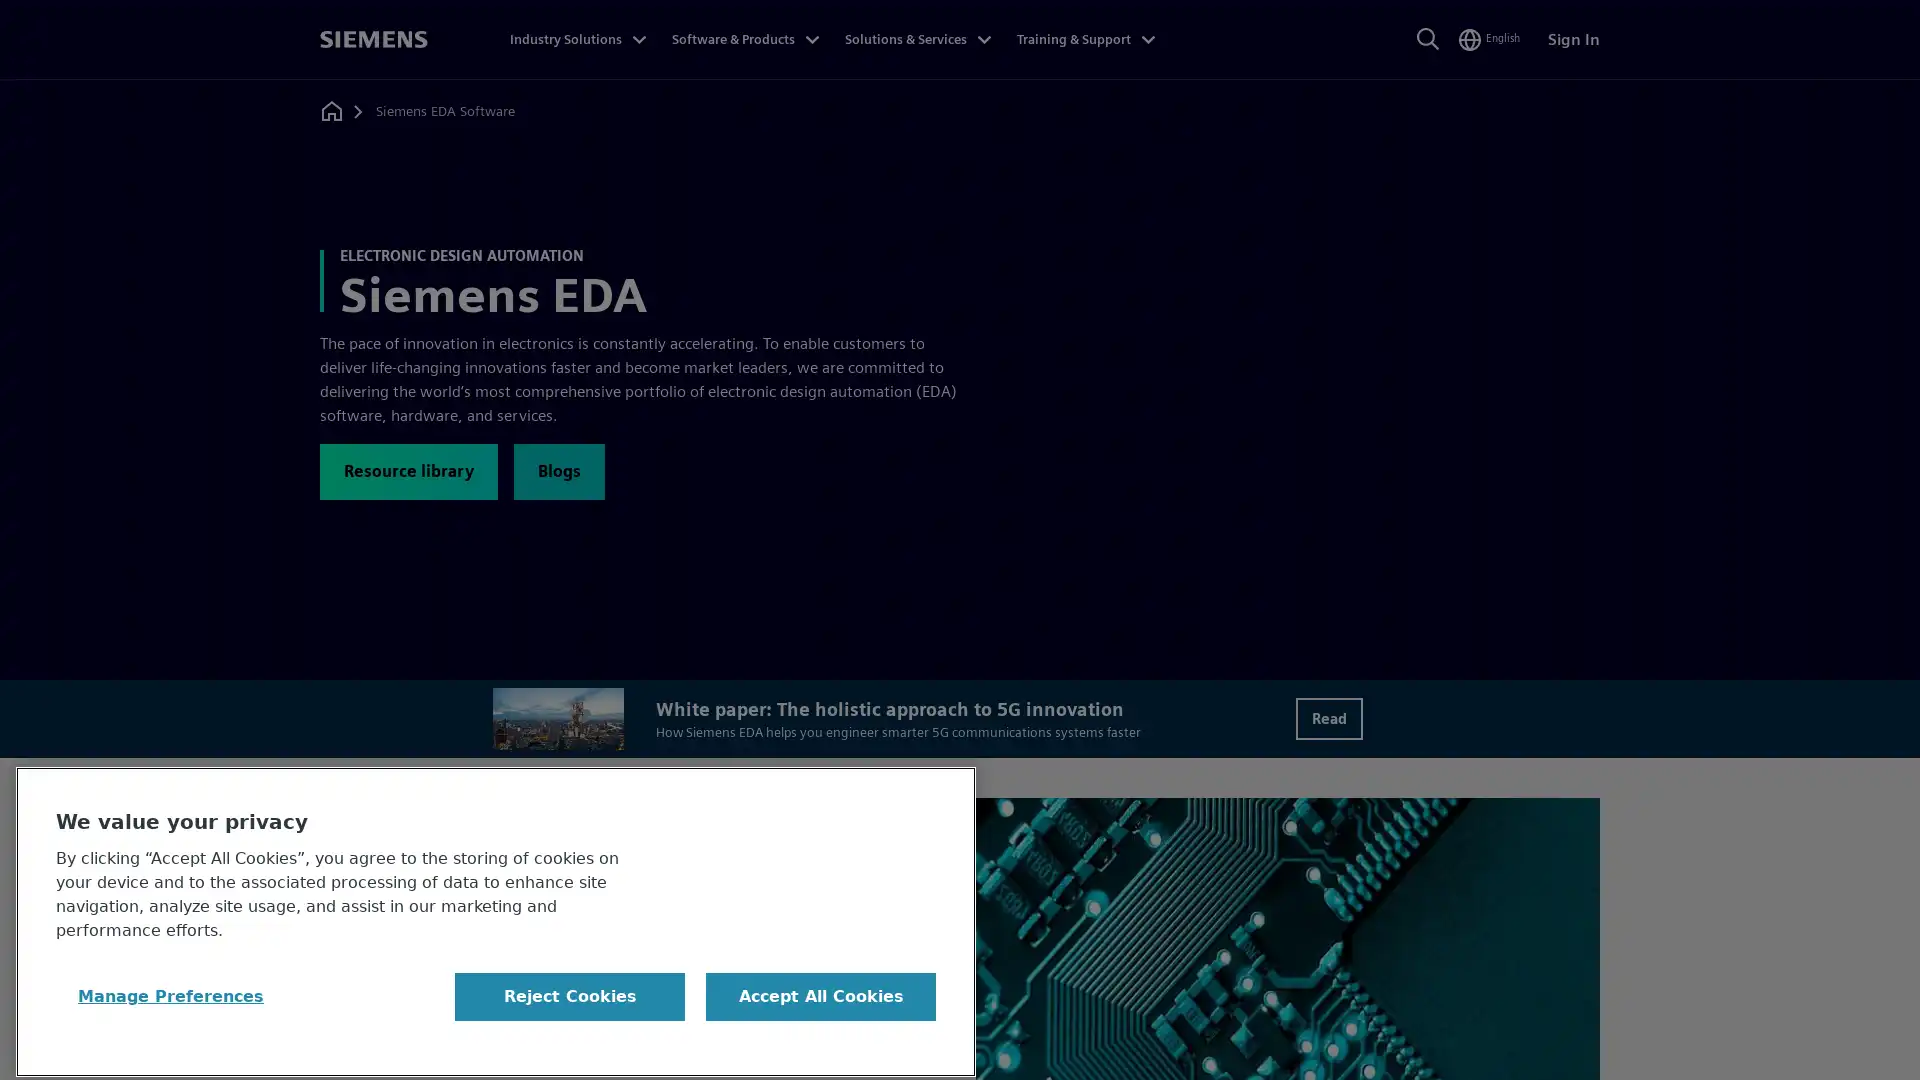  What do you see at coordinates (407, 471) in the screenshot?
I see `Resource library` at bounding box center [407, 471].